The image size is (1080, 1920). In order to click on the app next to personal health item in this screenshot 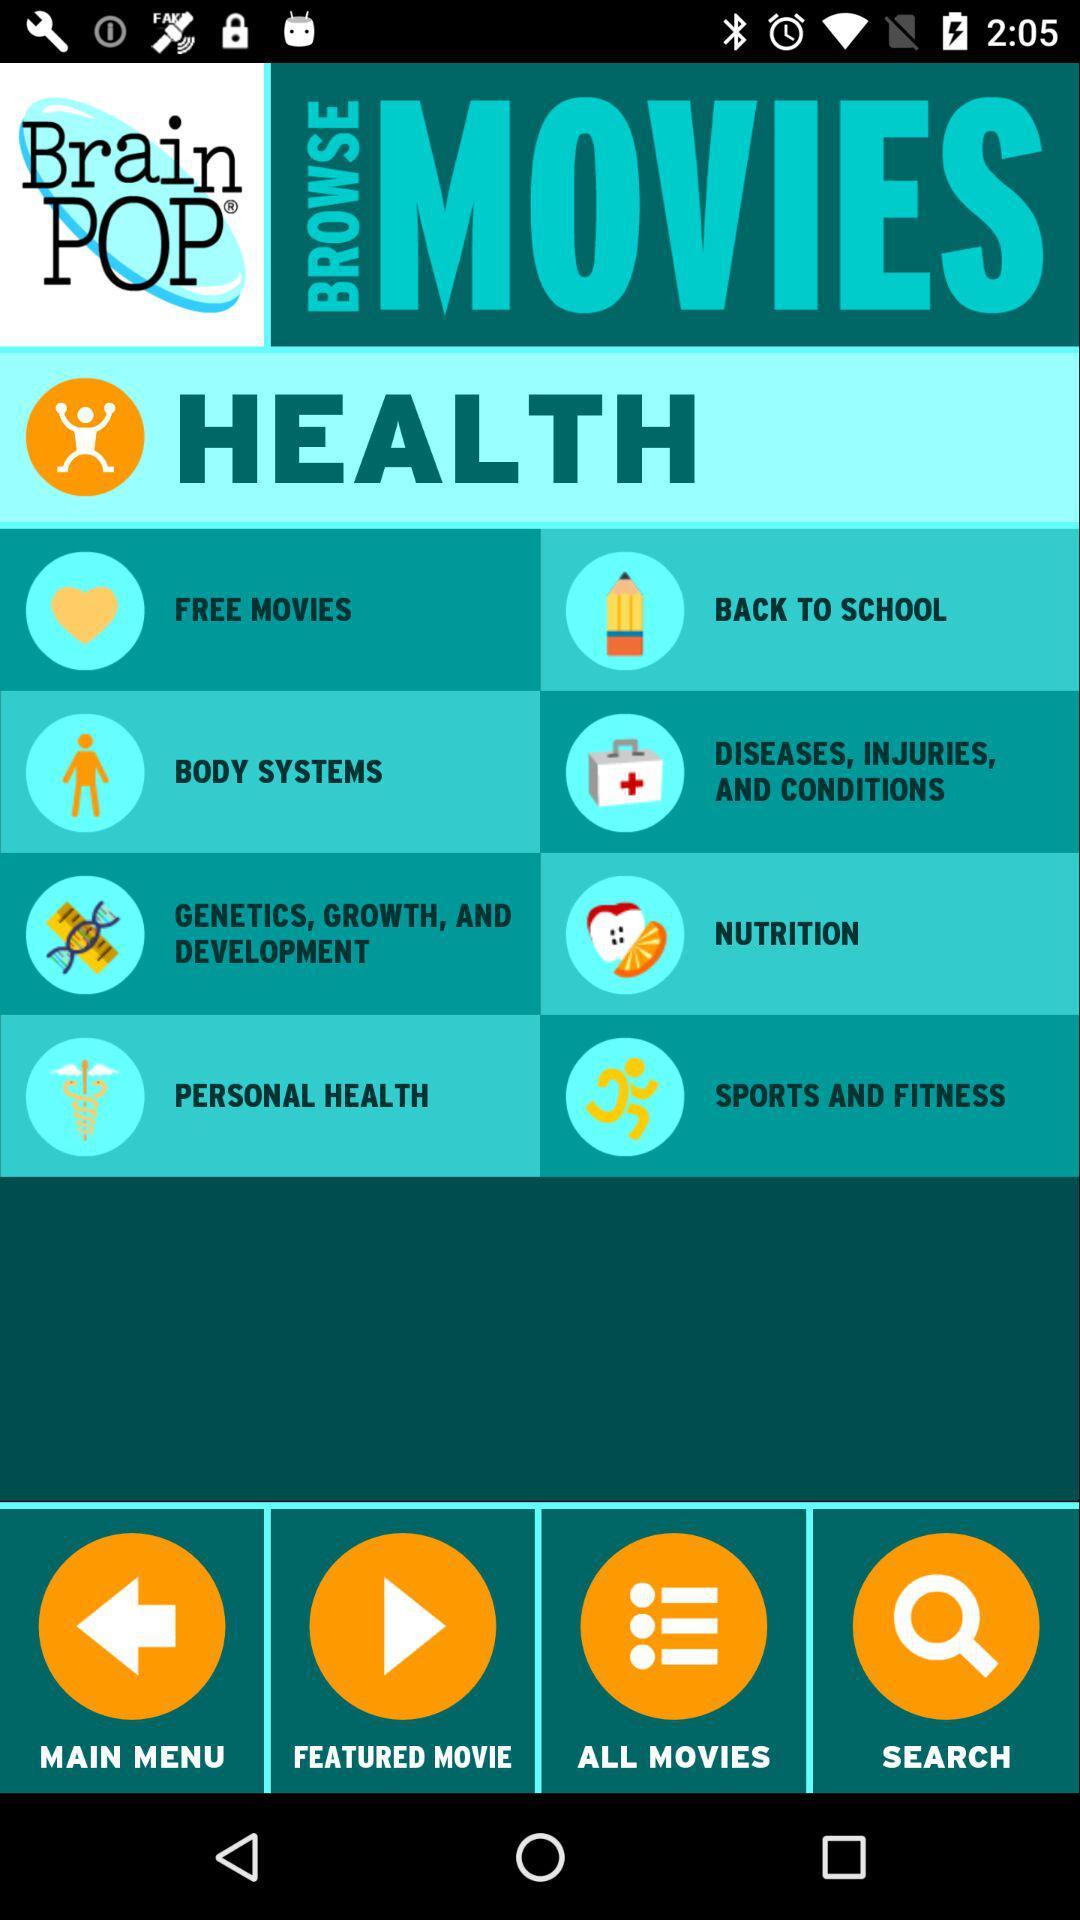, I will do `click(623, 1098)`.